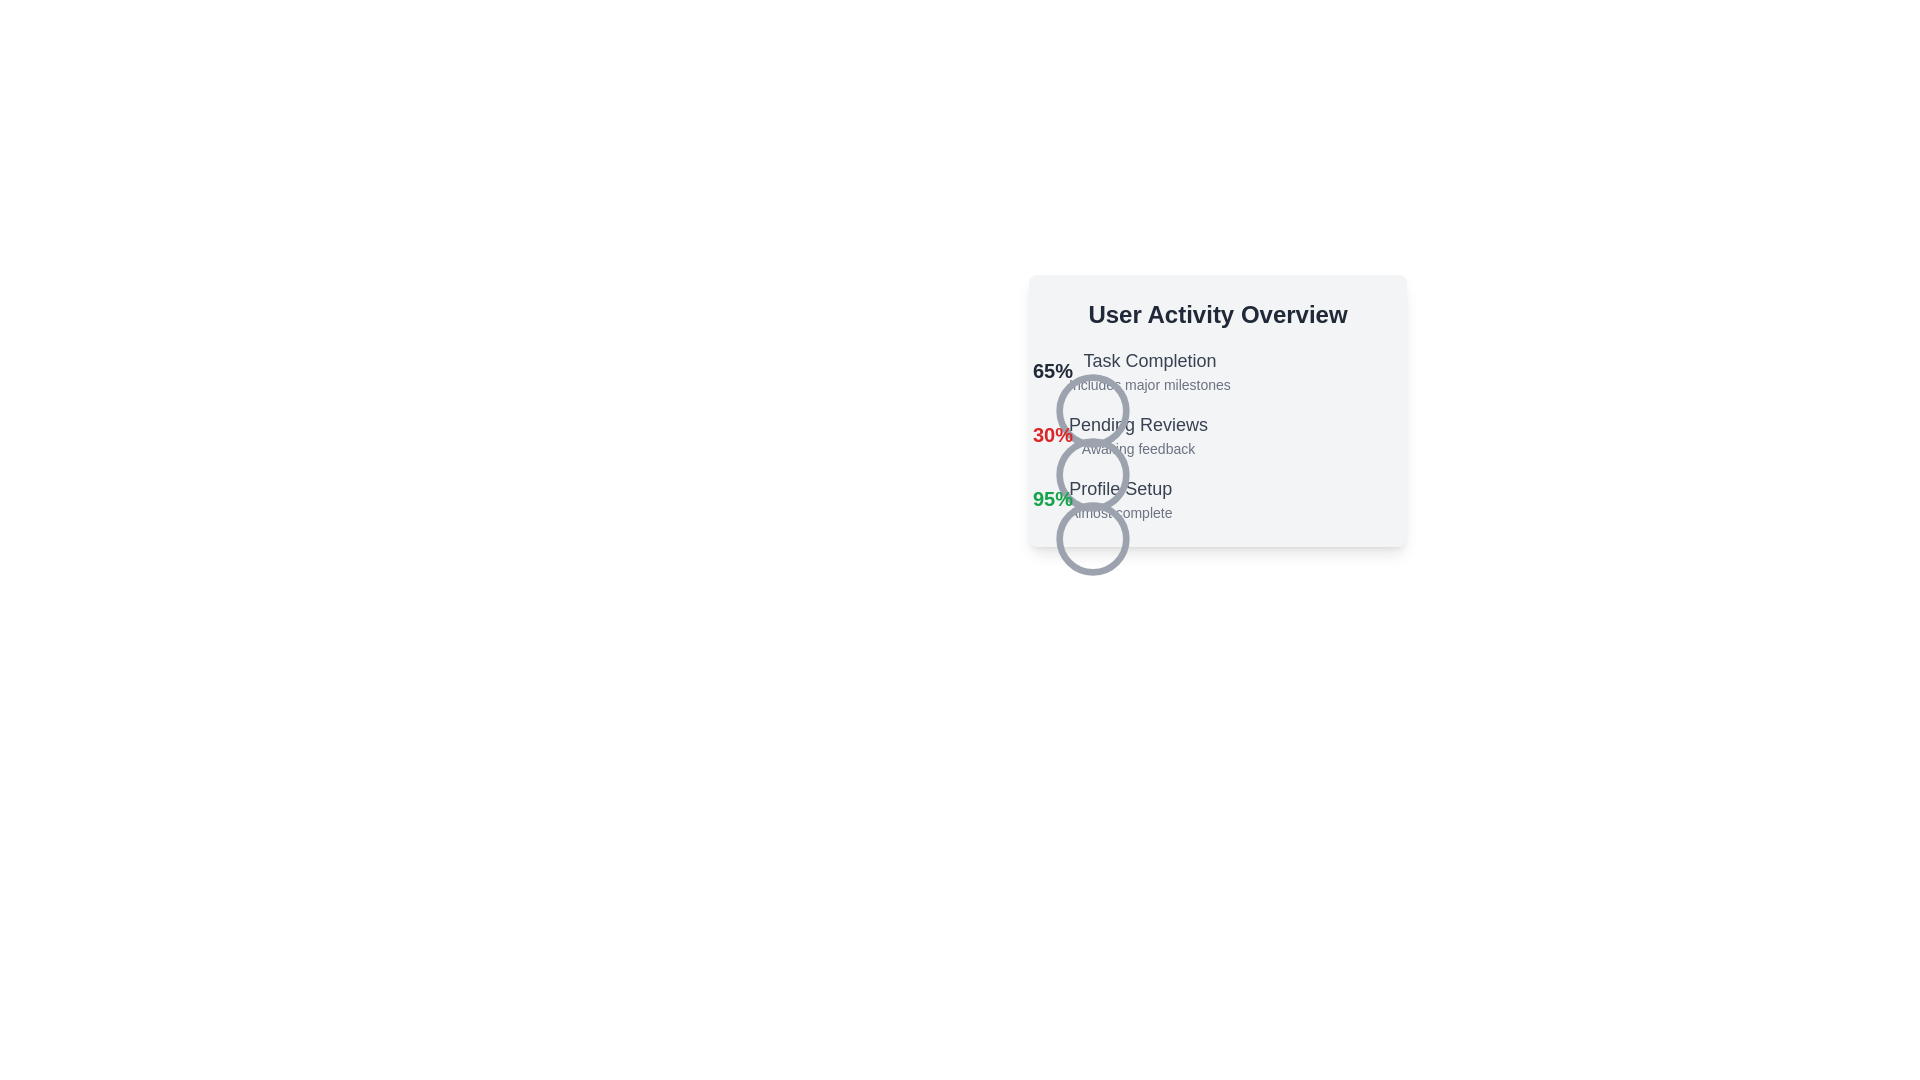  Describe the element at coordinates (1149, 370) in the screenshot. I see `the Text Display element that shows 'Task Completion' in dark gray with the second line 'Includes major milestones' in lighter gray, positioned below the circular graphical element in the 'User Activity Overview' section` at that location.